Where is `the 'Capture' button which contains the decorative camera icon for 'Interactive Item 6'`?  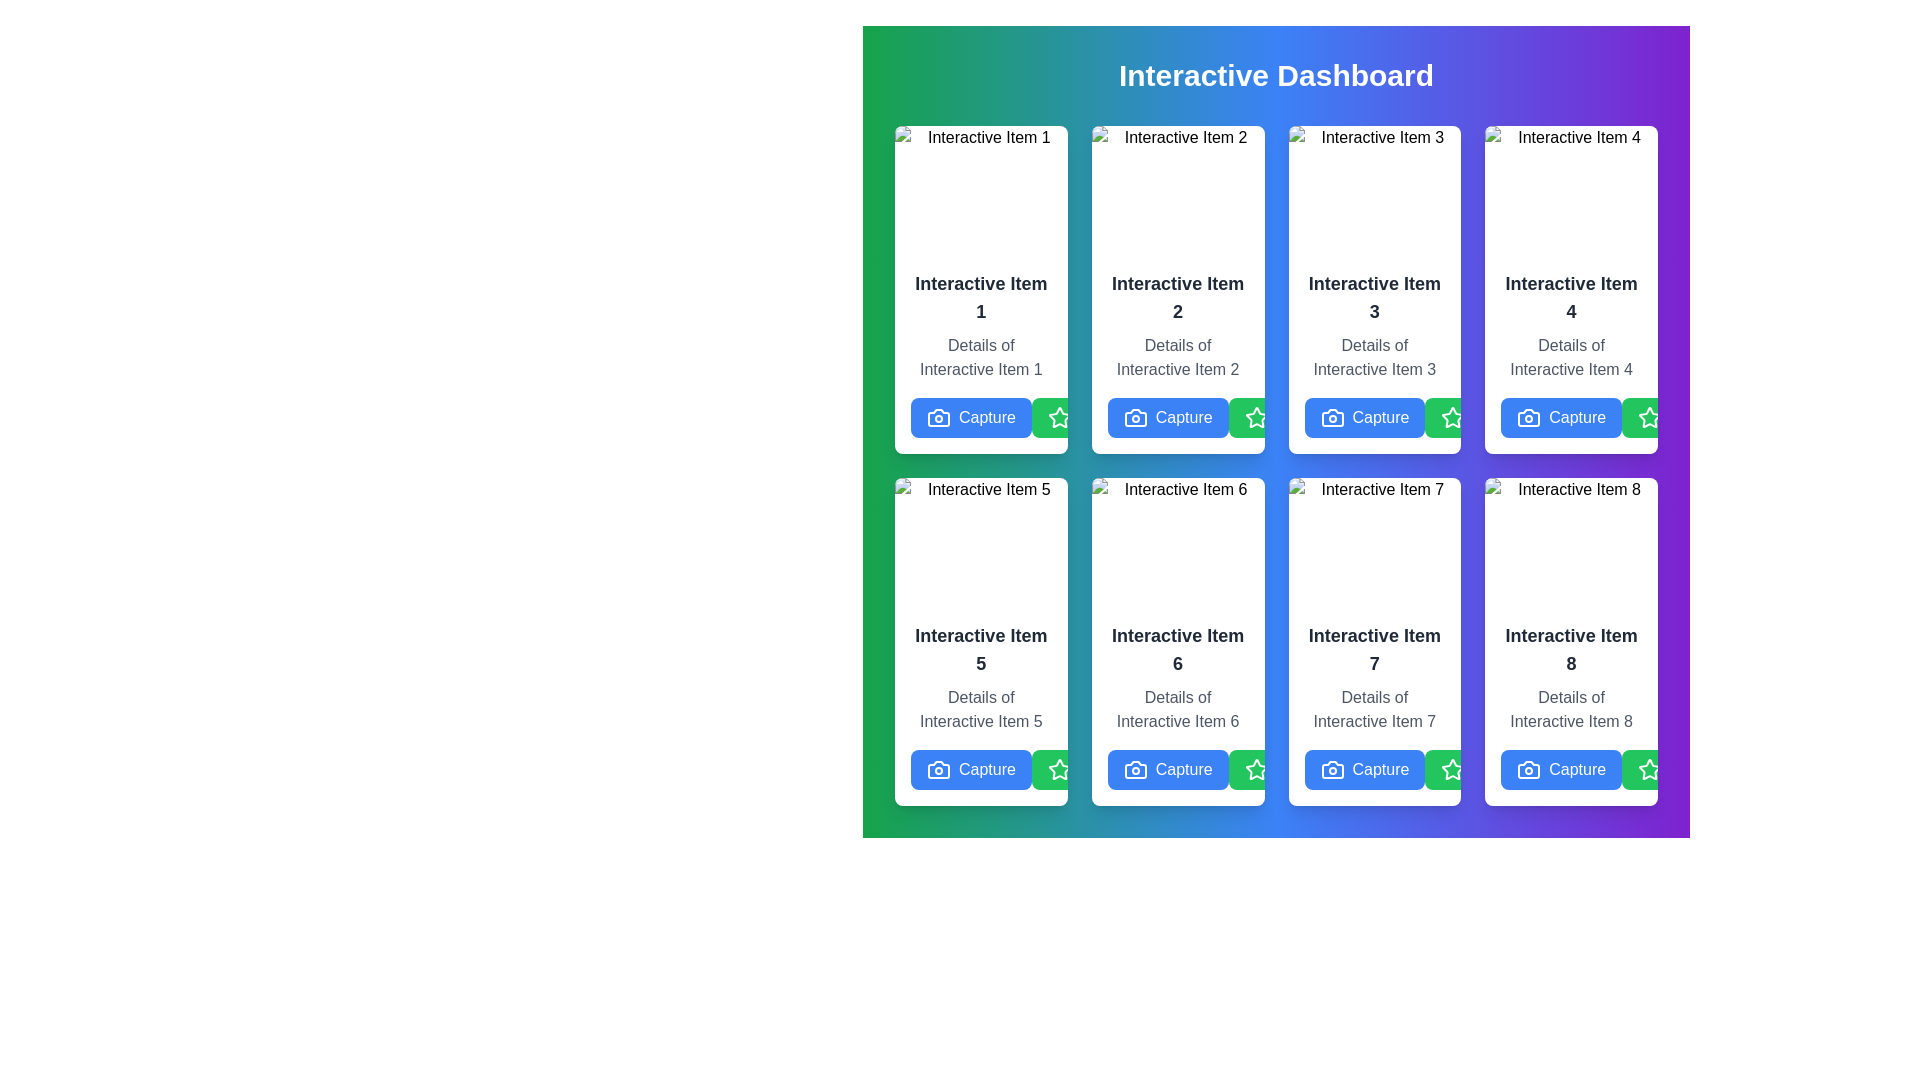
the 'Capture' button which contains the decorative camera icon for 'Interactive Item 6' is located at coordinates (1135, 769).